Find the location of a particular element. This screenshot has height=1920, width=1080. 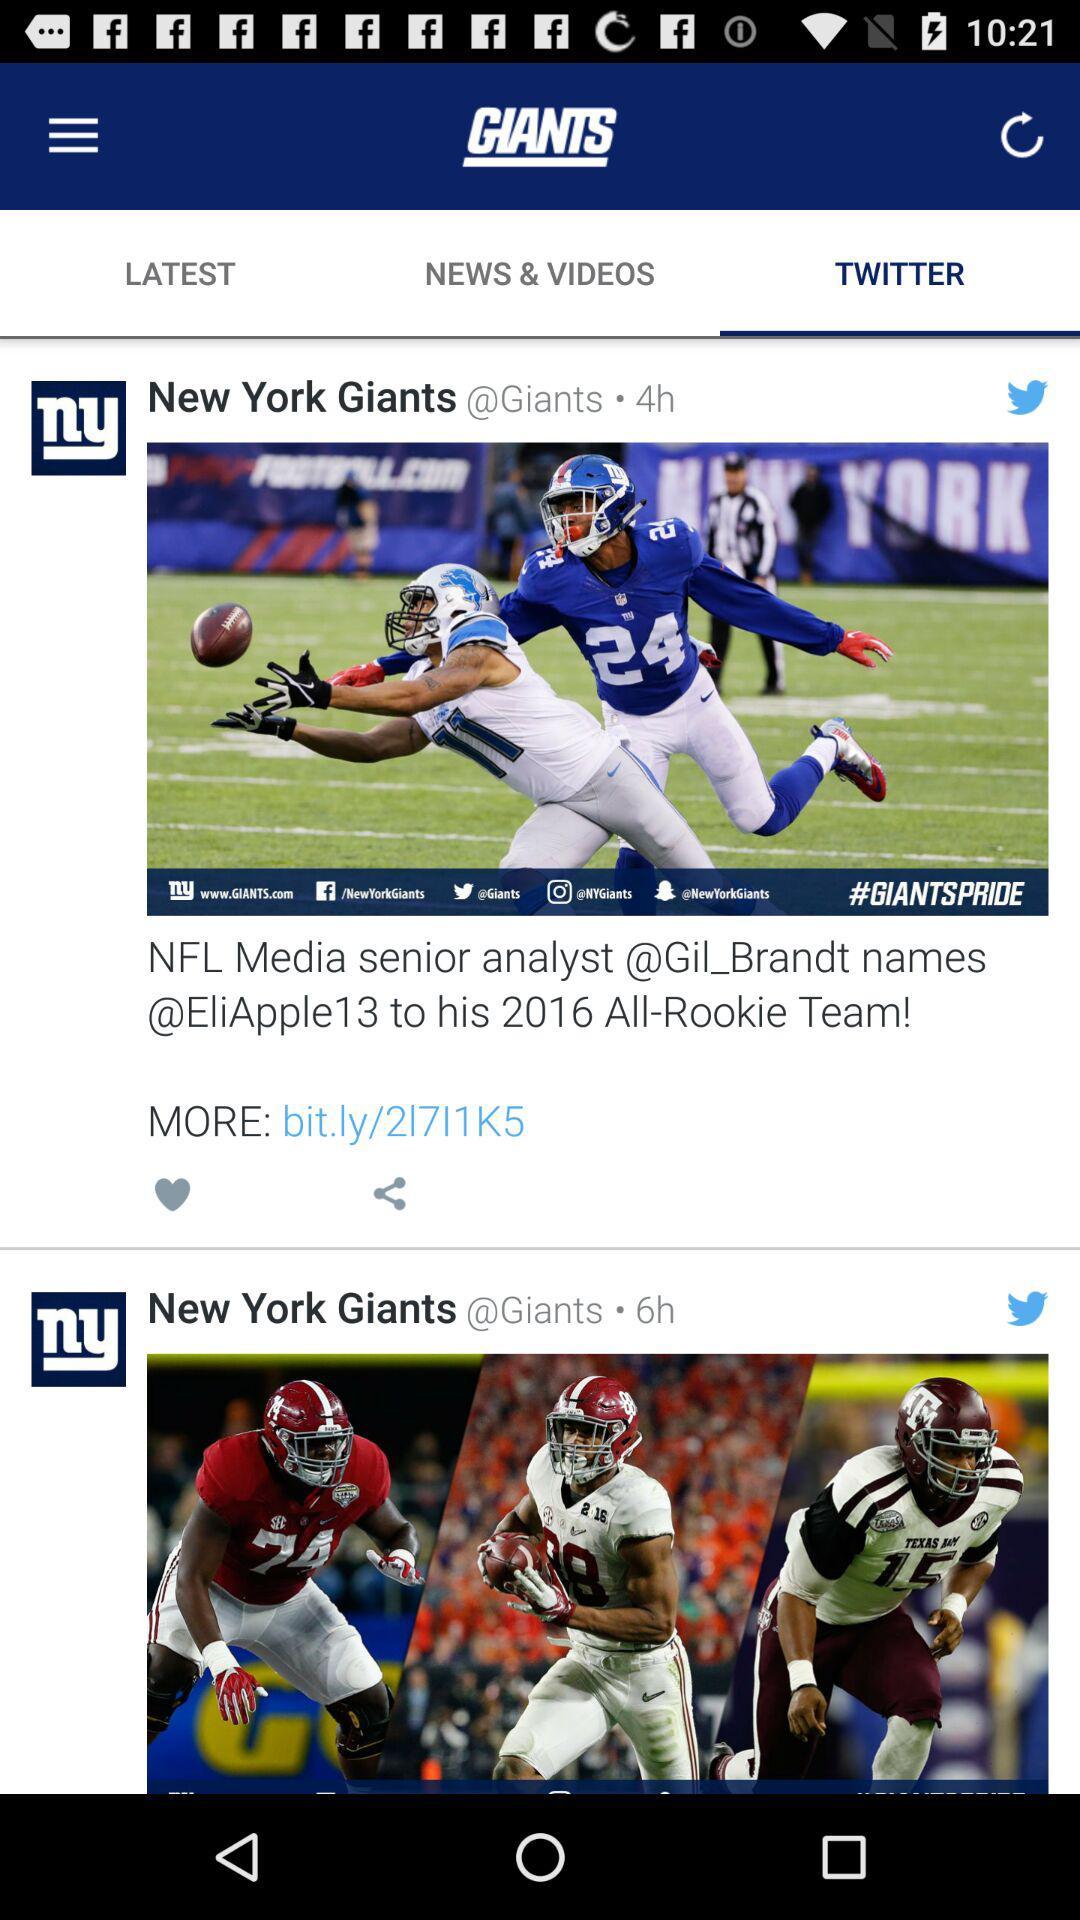

item next to @giants is located at coordinates (639, 1308).